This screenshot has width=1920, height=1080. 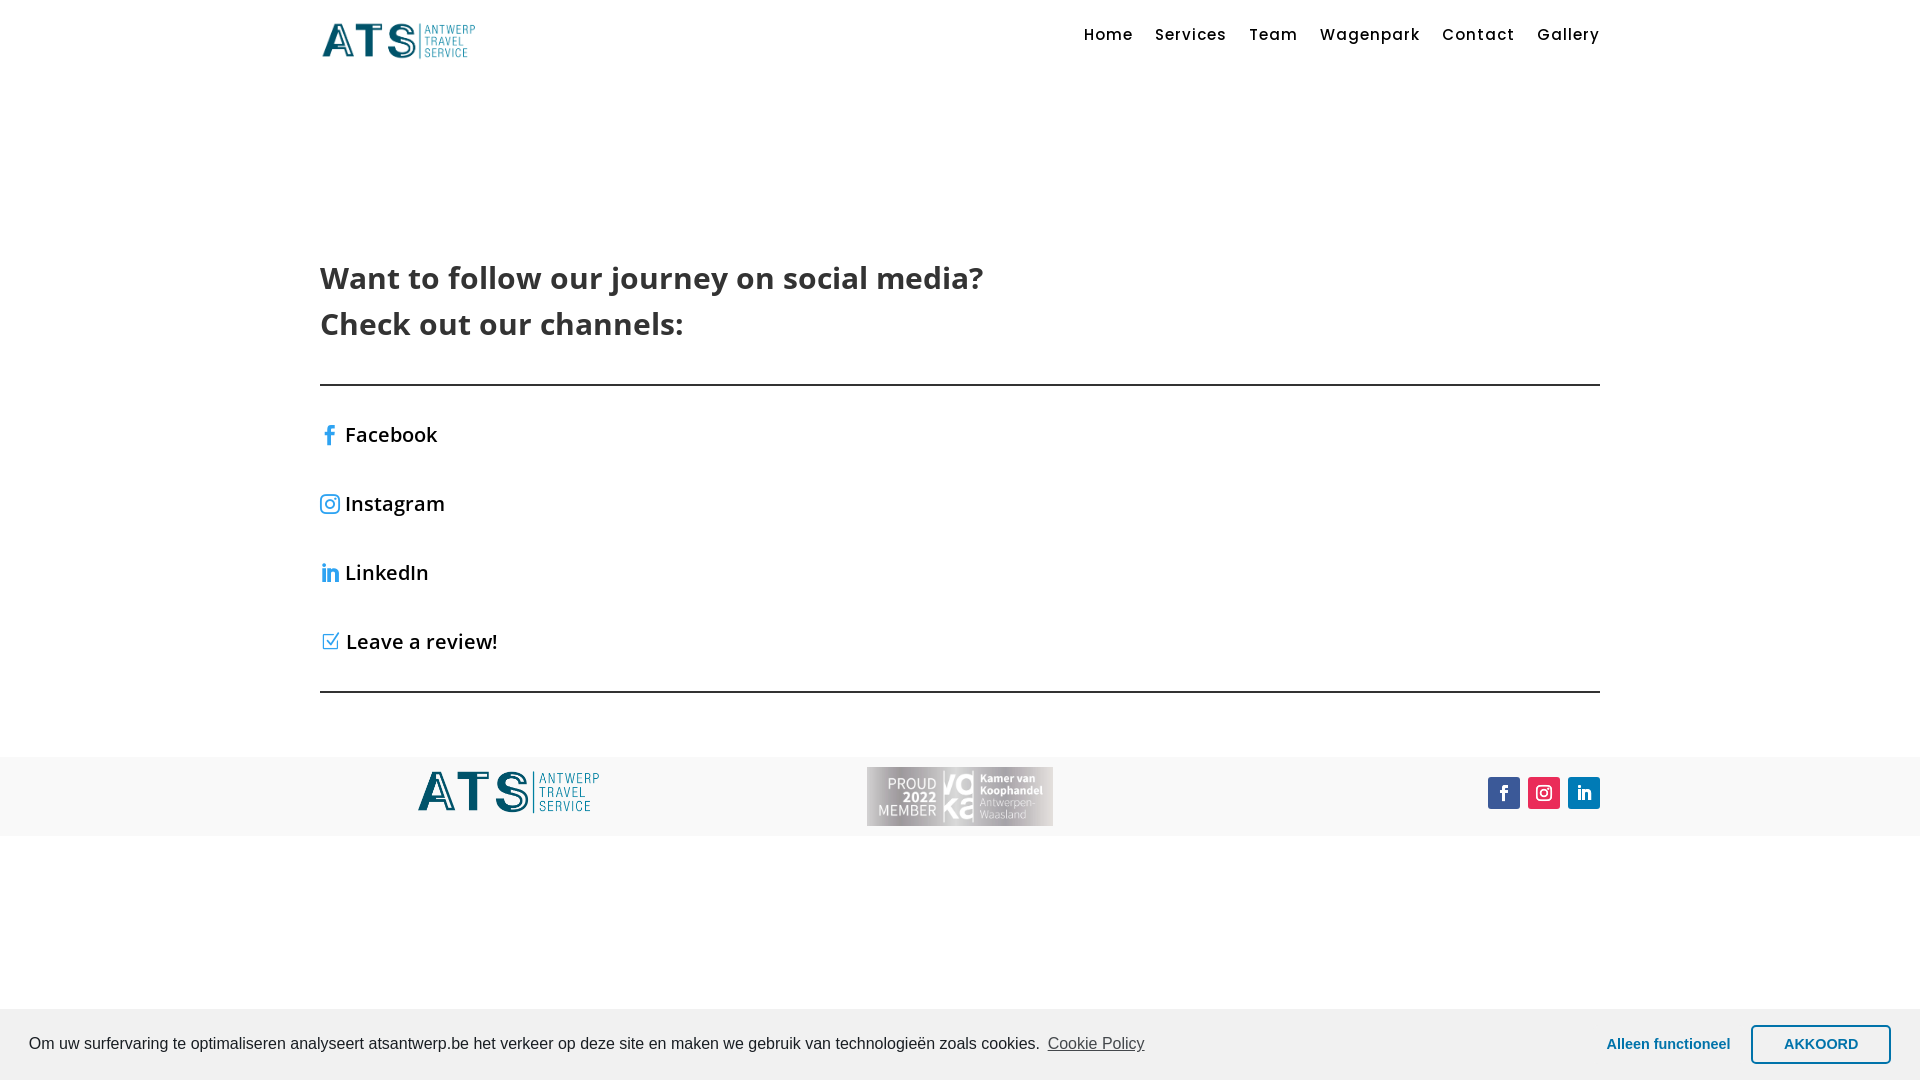 I want to click on 'Wagenpark', so click(x=1368, y=38).